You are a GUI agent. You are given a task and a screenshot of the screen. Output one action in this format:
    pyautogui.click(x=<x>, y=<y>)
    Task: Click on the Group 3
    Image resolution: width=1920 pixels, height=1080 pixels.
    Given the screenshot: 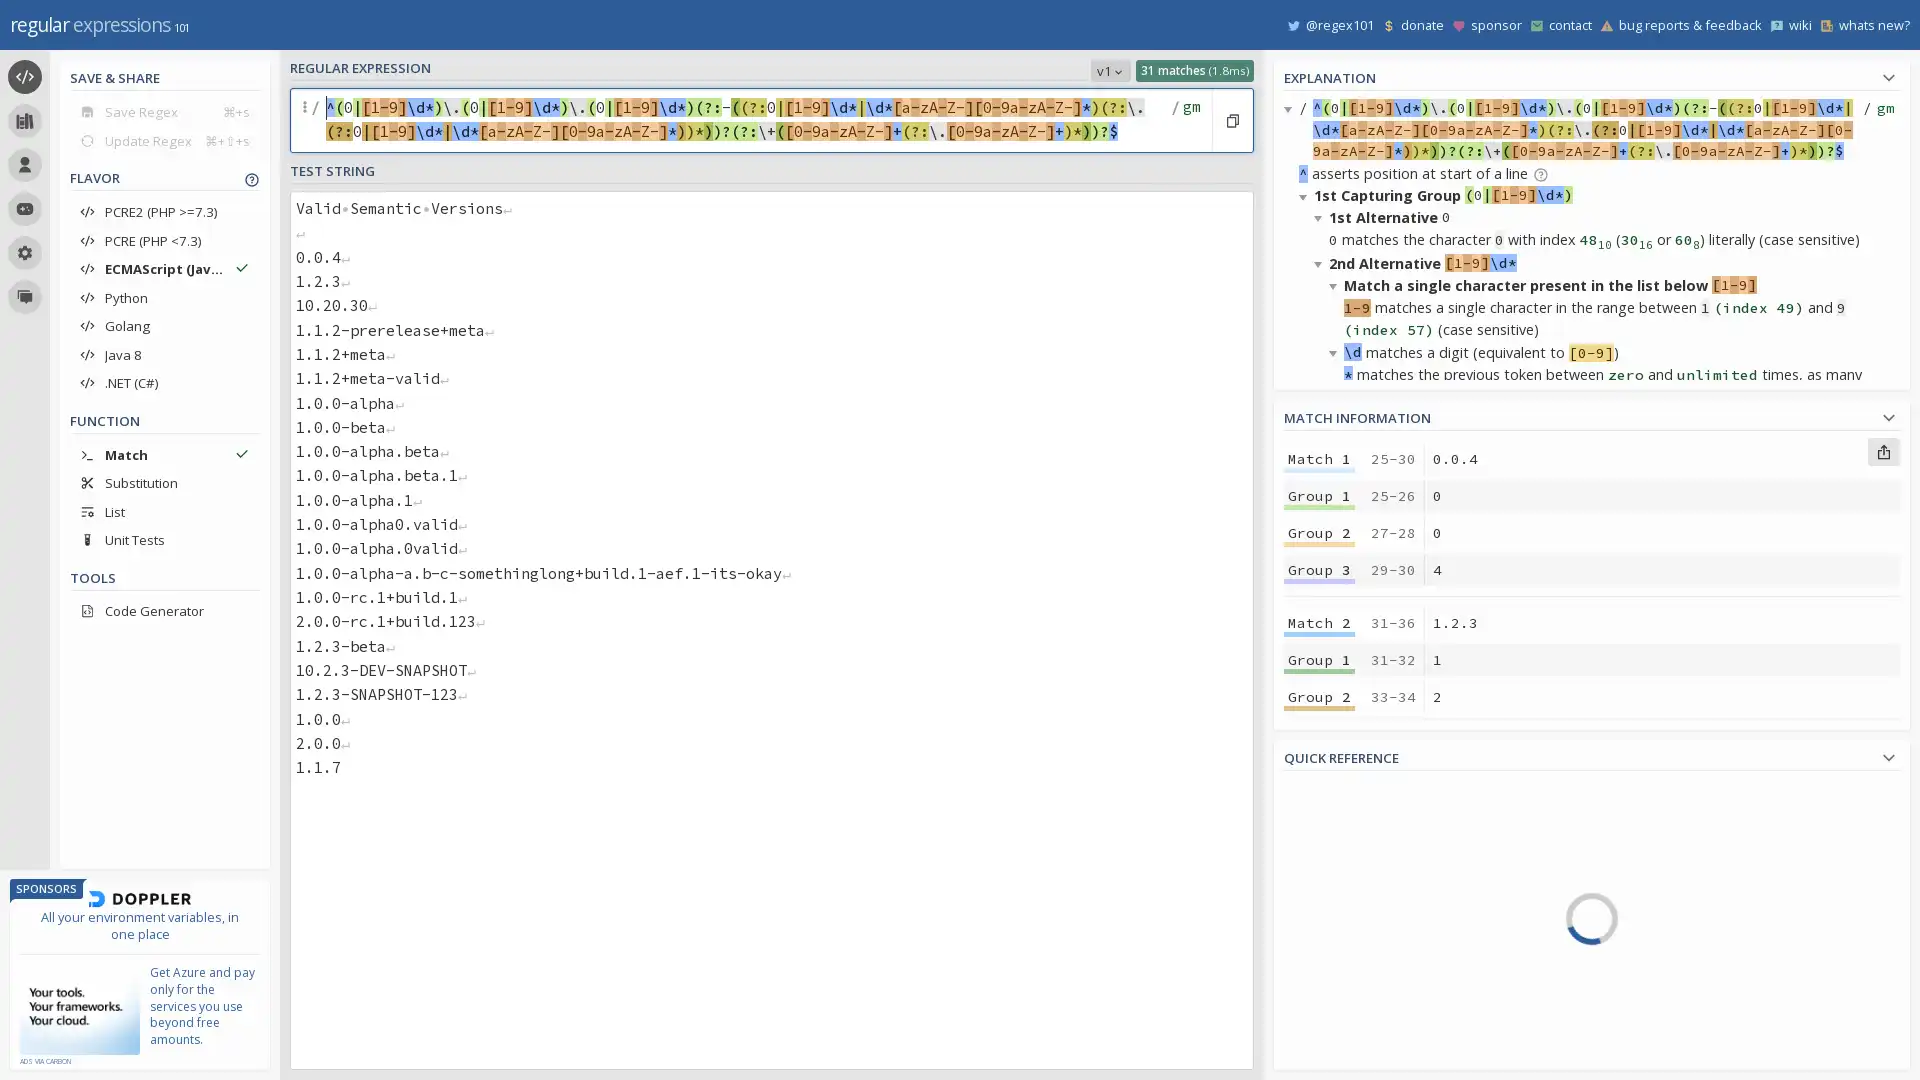 What is the action you would take?
    pyautogui.click(x=1319, y=1060)
    